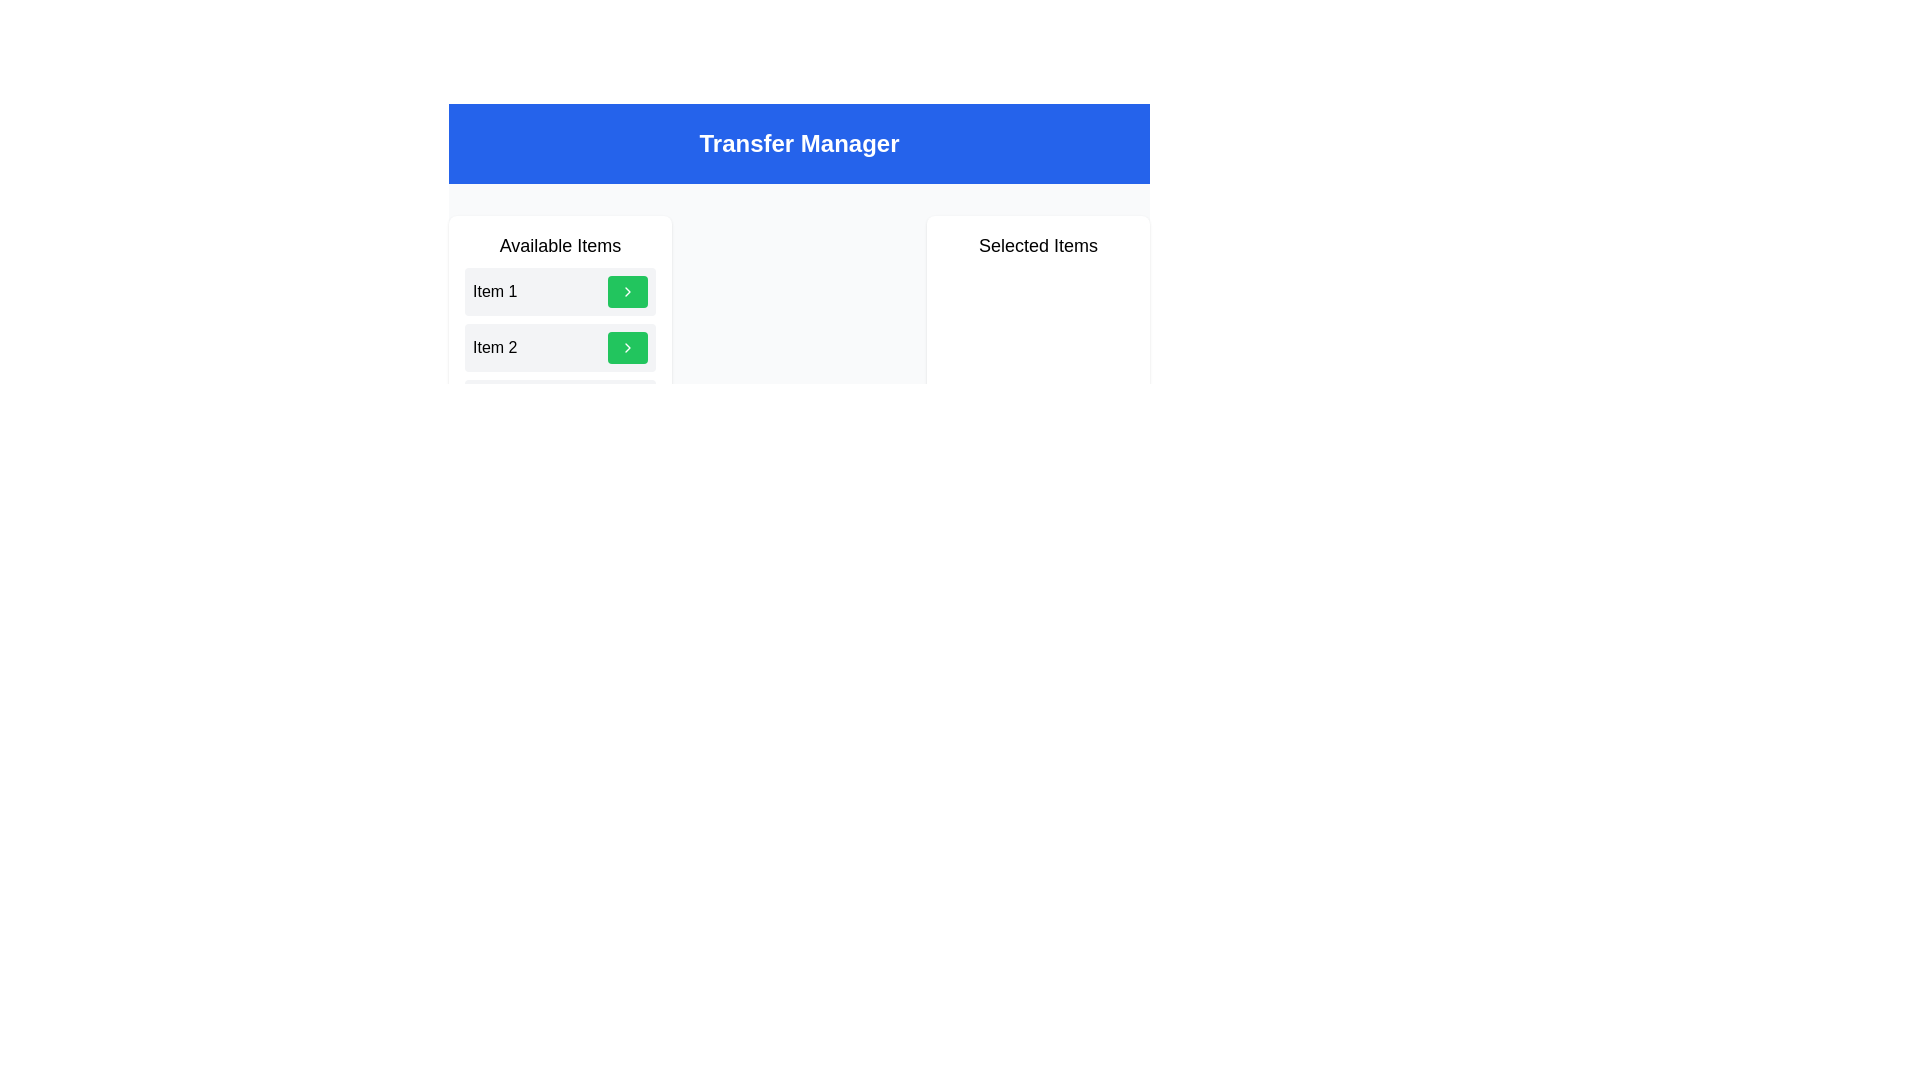 Image resolution: width=1920 pixels, height=1080 pixels. What do you see at coordinates (560, 245) in the screenshot?
I see `the section header labeled 'Available Items' located in the left panel, which provides context for the list of selectable items` at bounding box center [560, 245].